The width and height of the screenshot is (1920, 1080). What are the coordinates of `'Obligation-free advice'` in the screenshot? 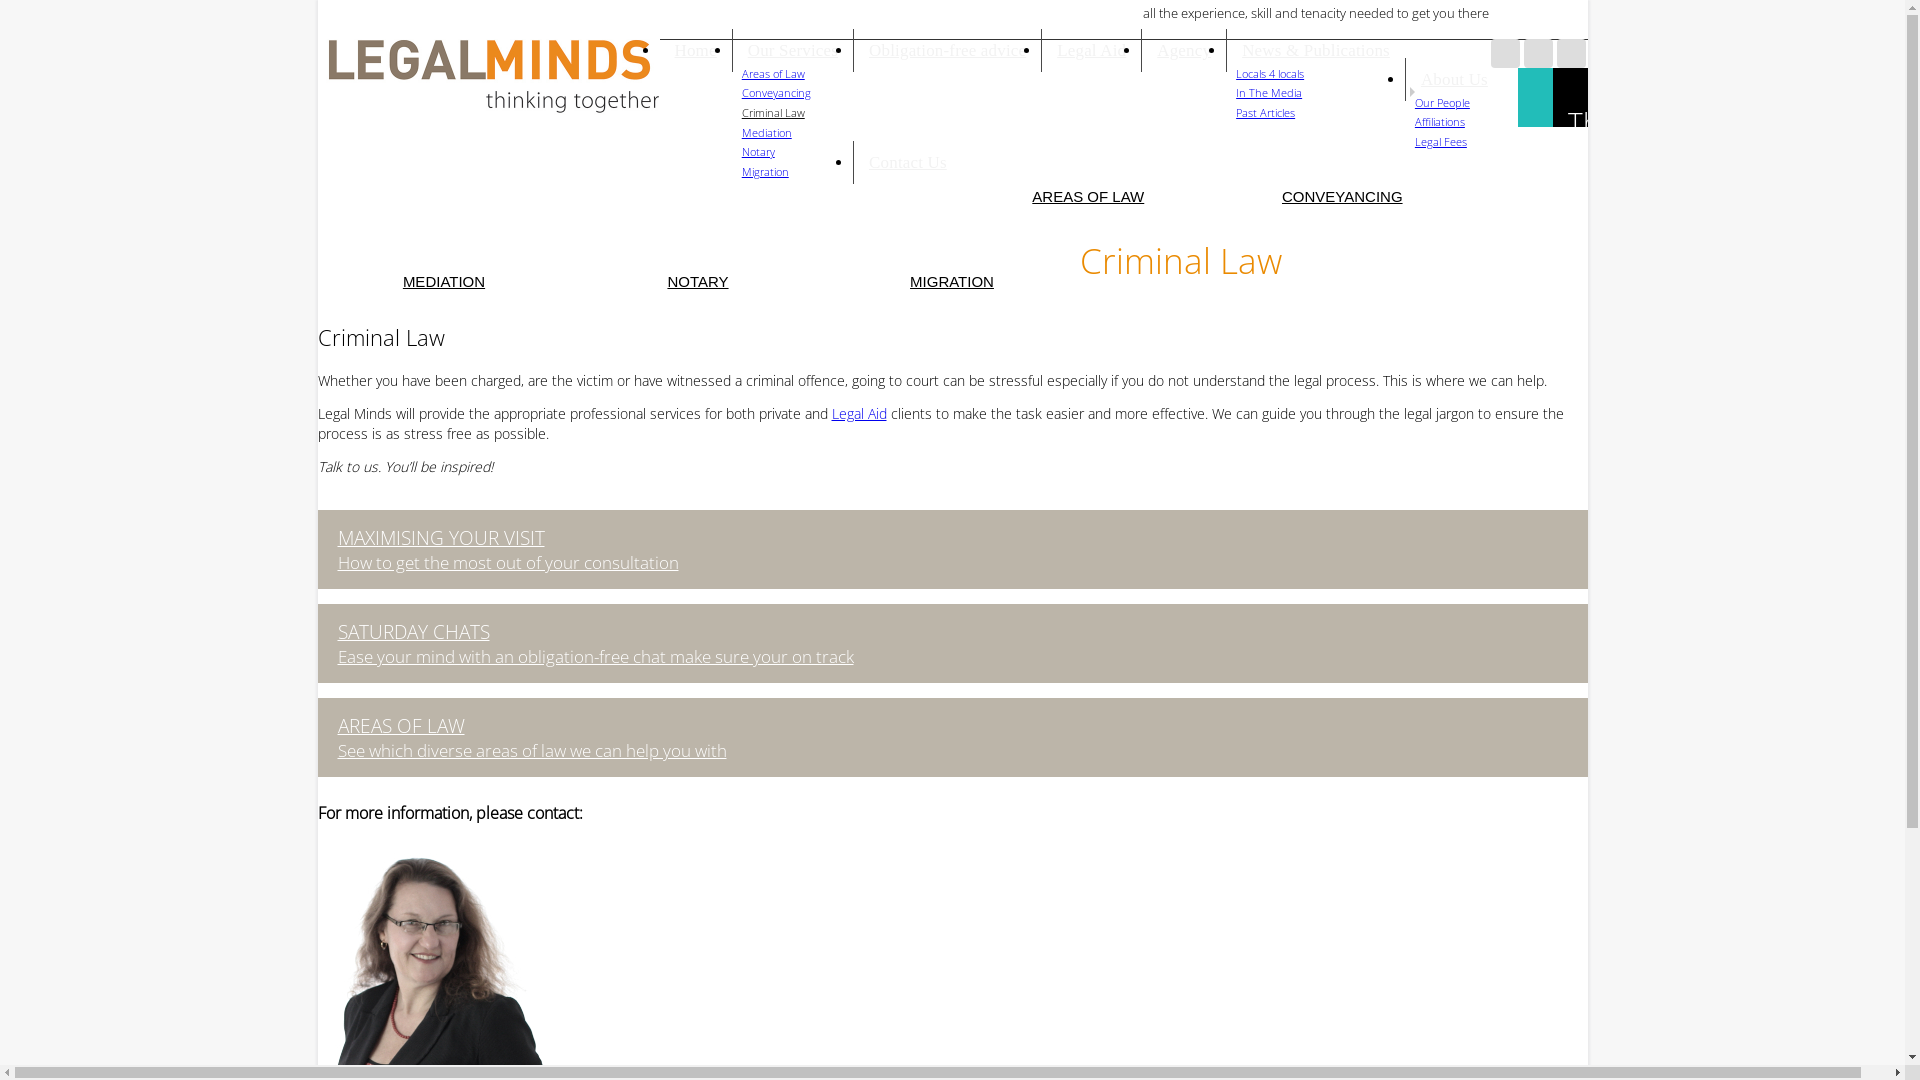 It's located at (945, 49).